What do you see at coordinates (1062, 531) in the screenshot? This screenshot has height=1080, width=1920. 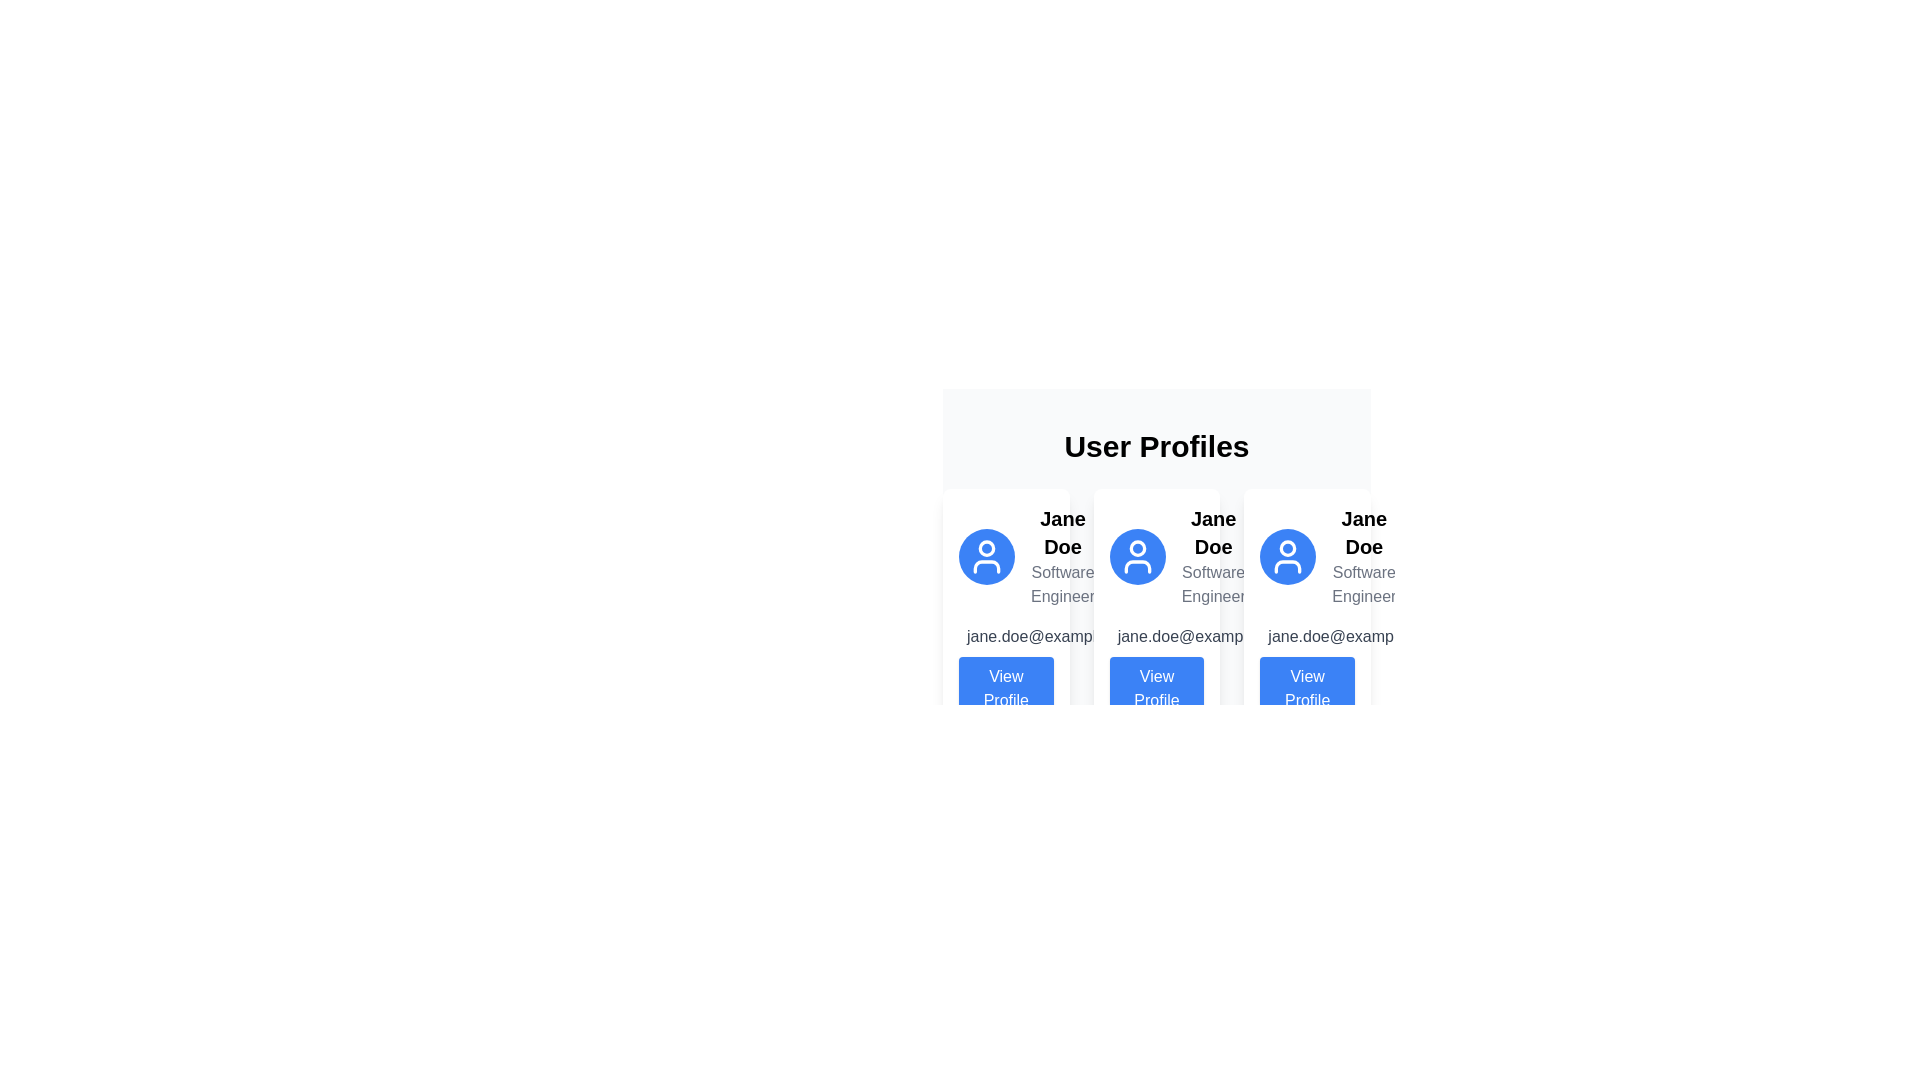 I see `name 'Jane Doe' from the bold, black text element styled as a headline at the top of the first user profile card` at bounding box center [1062, 531].